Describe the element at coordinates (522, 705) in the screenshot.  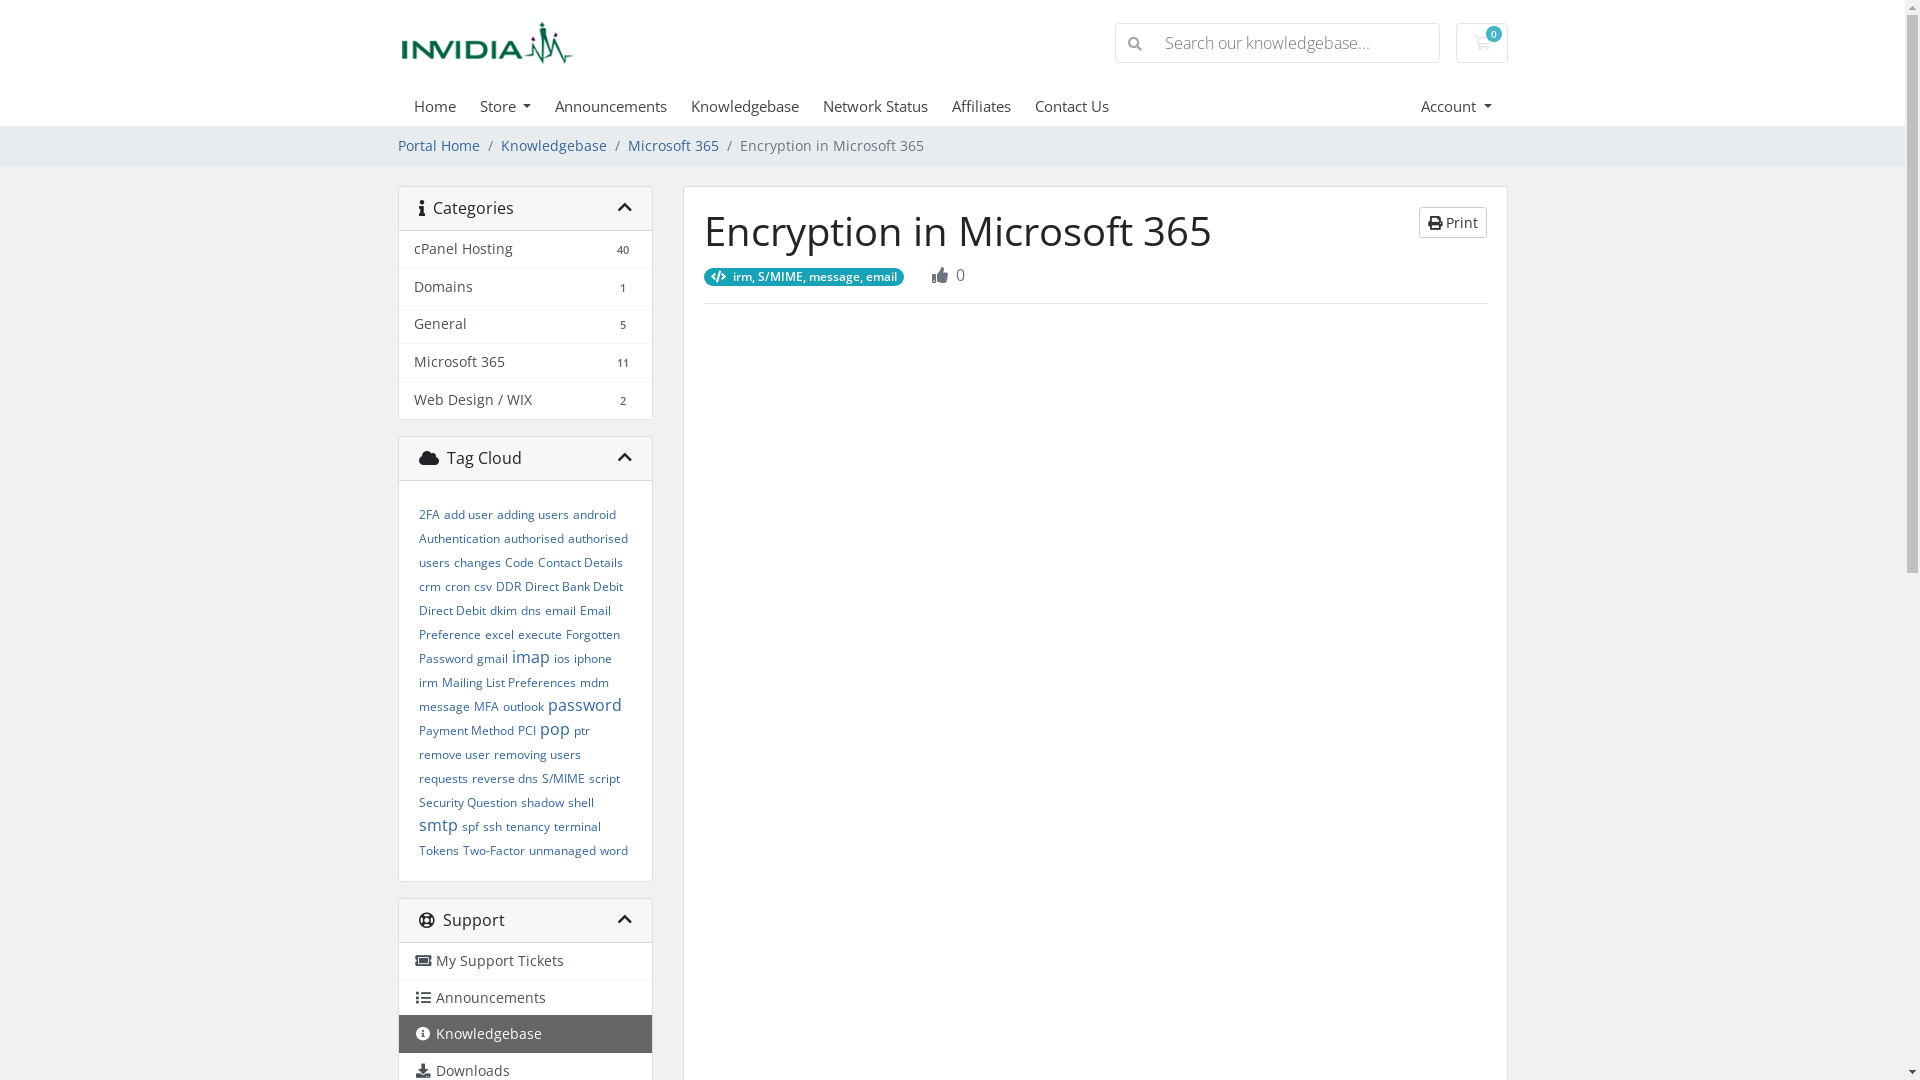
I see `'outlook'` at that location.